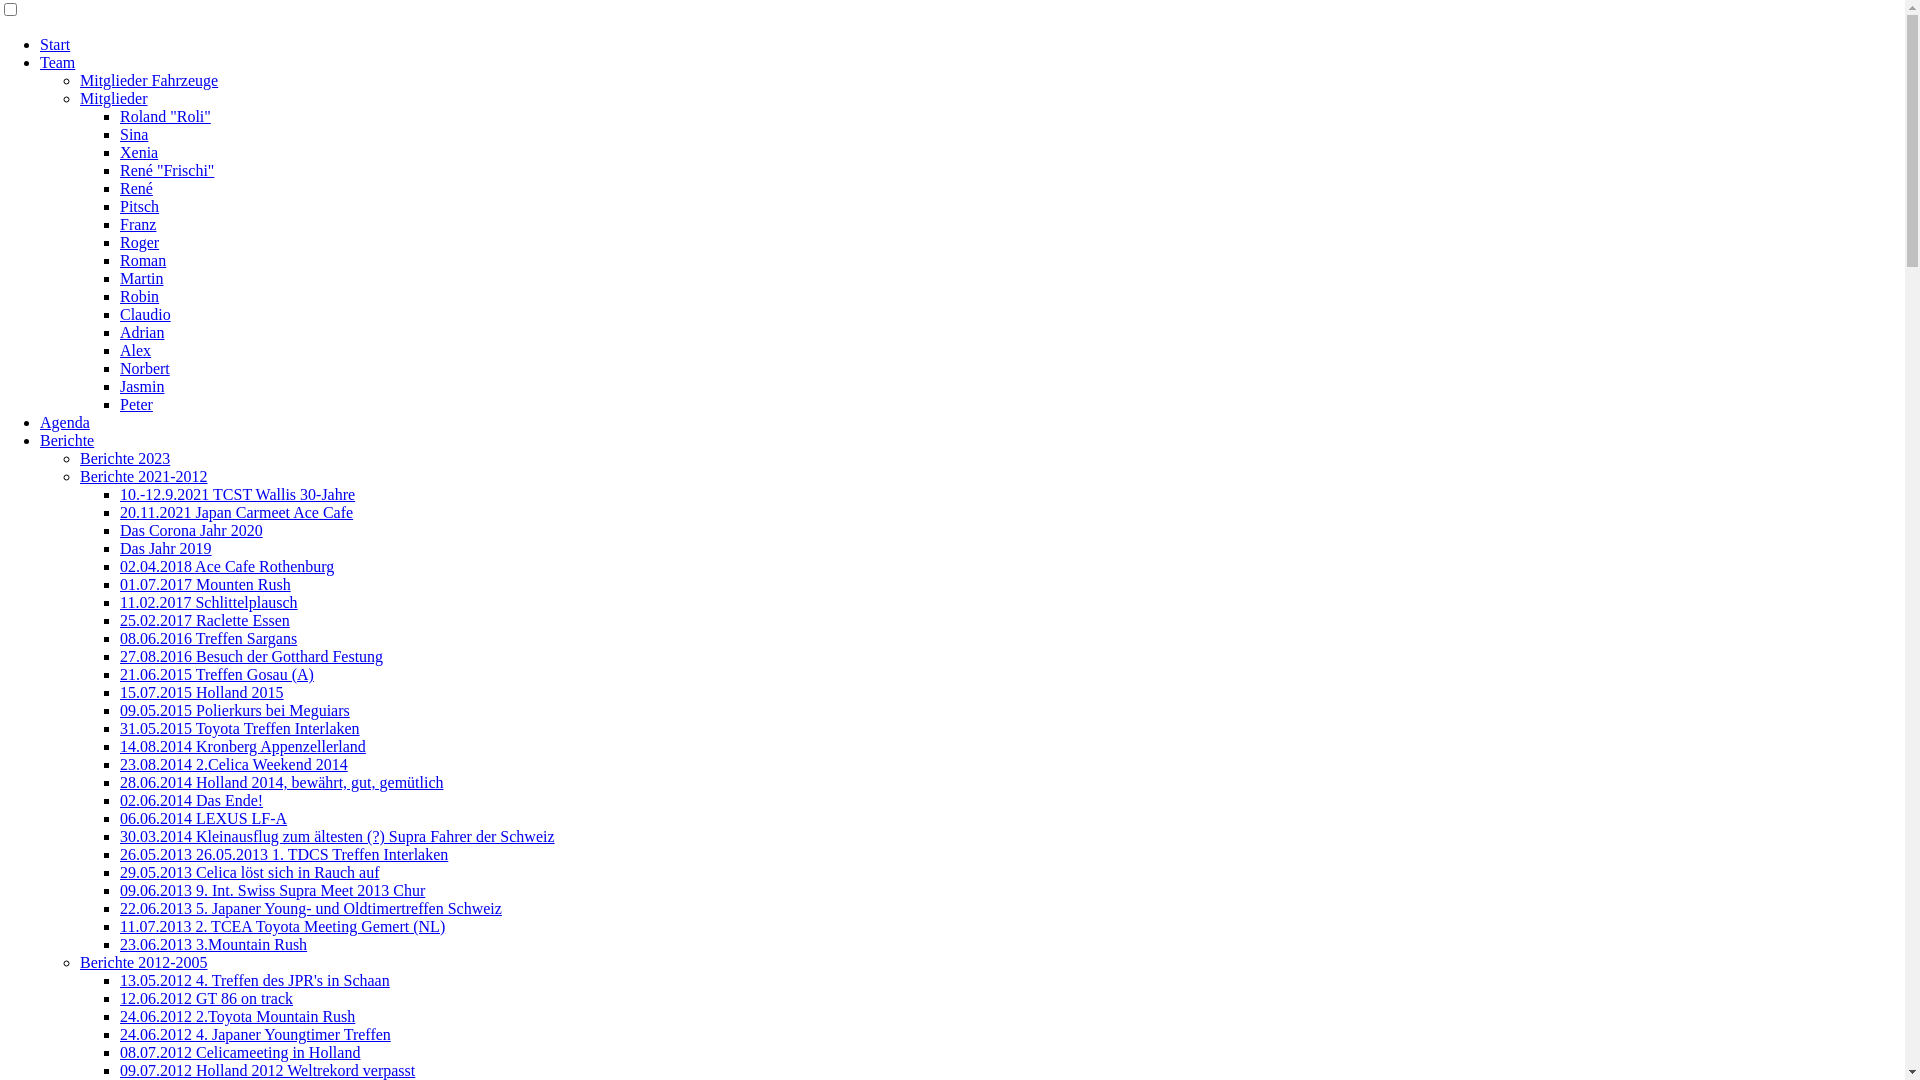  I want to click on 'Berichte 2021-2012', so click(143, 476).